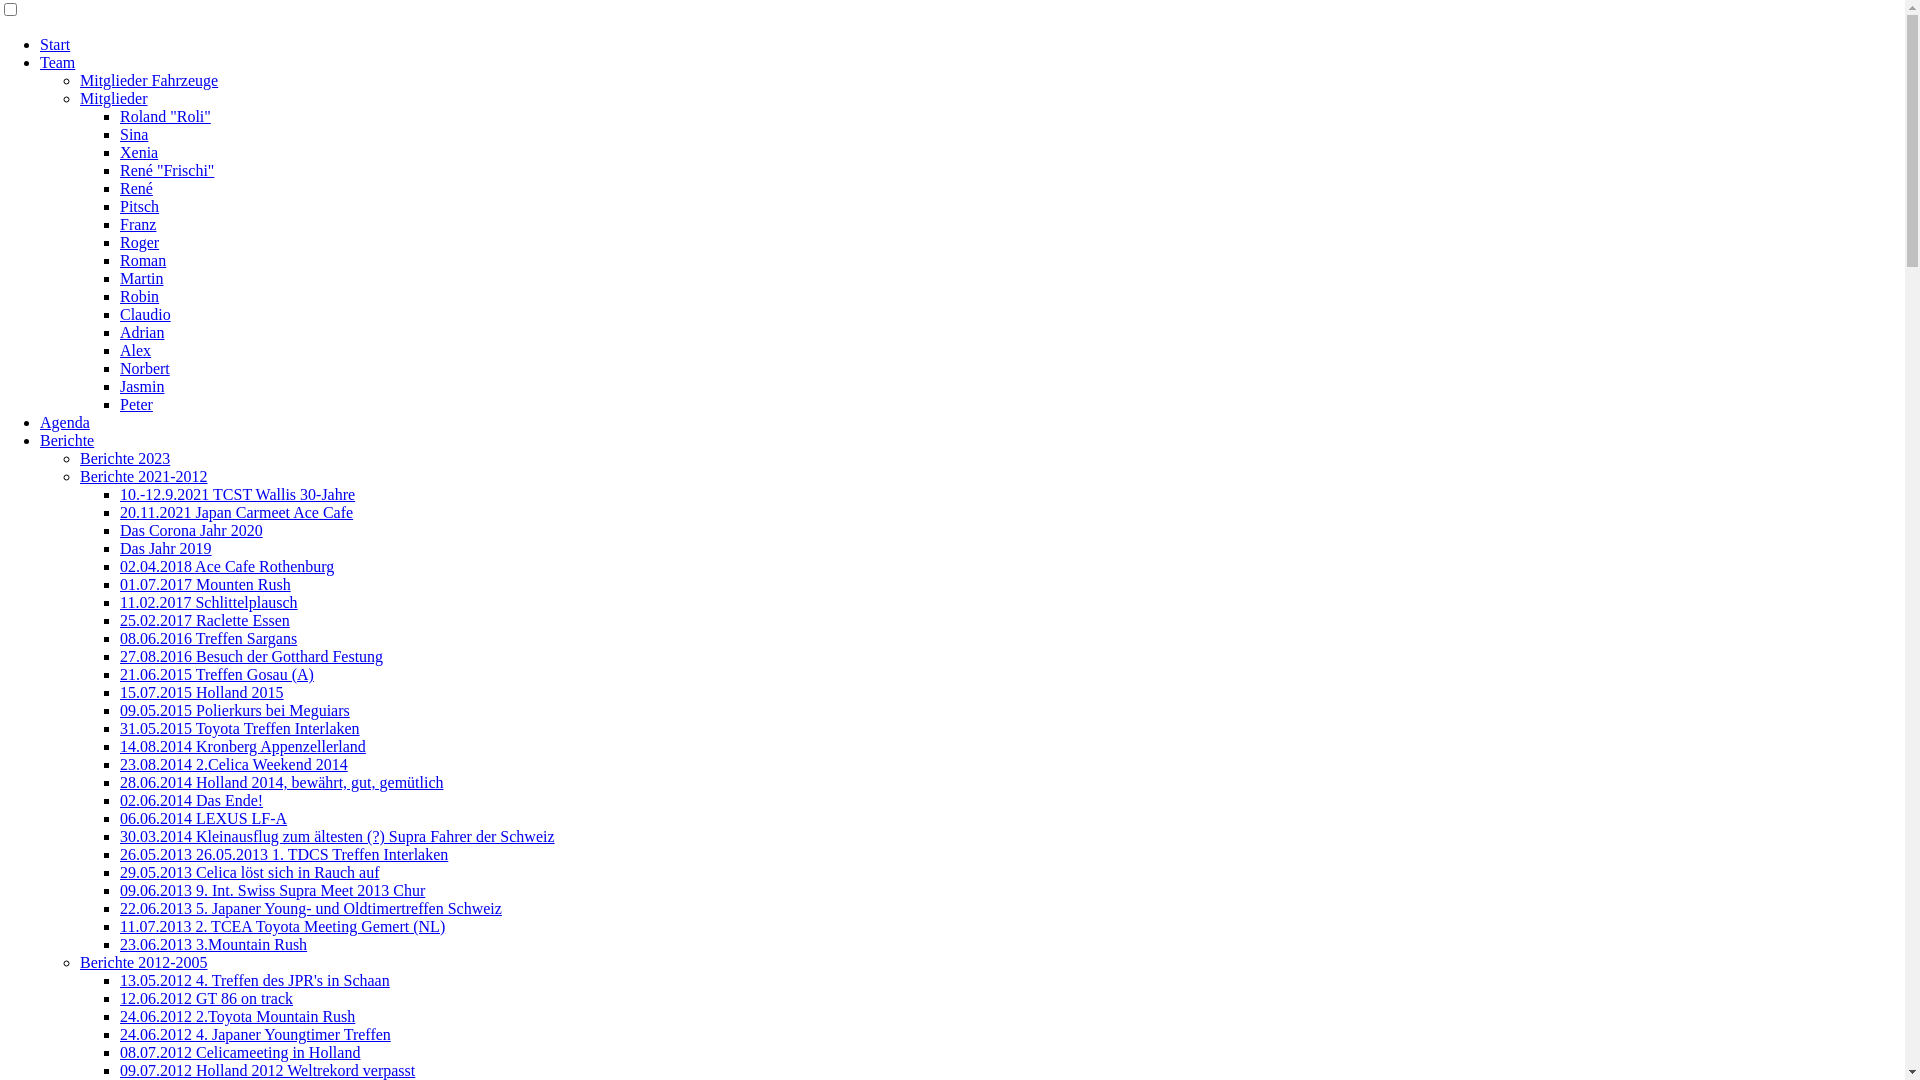  I want to click on 'Berichte 2021-2012', so click(143, 476).